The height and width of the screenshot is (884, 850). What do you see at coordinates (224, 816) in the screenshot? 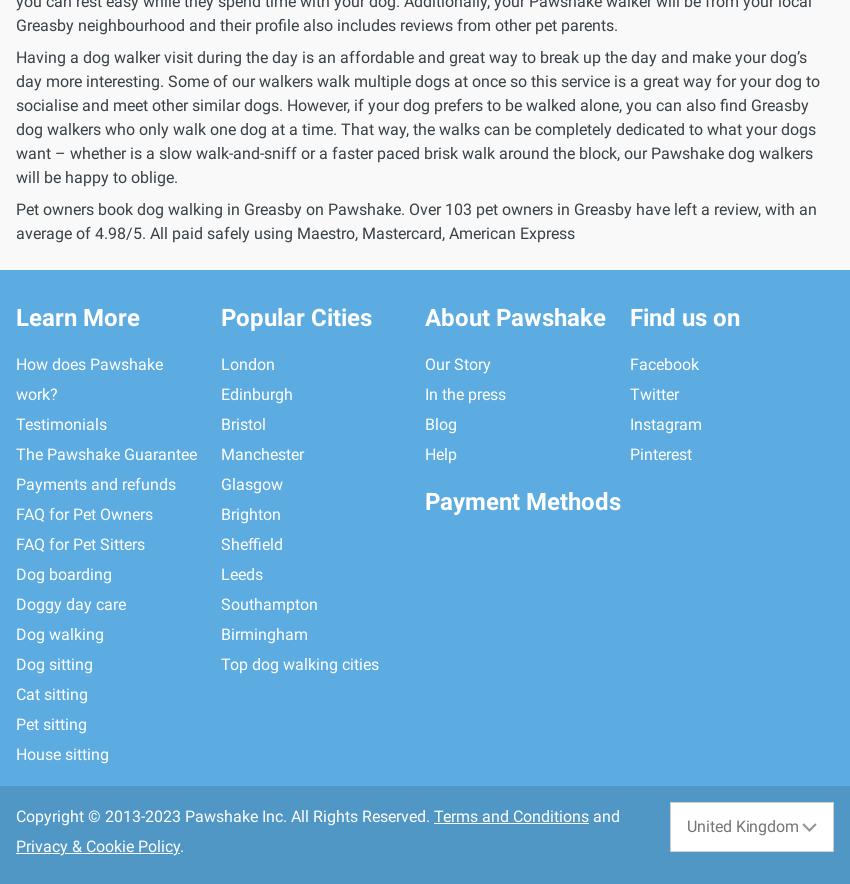
I see `'Copyright © 2013-2023 Pawshake Inc. All Rights Reserved.'` at bounding box center [224, 816].